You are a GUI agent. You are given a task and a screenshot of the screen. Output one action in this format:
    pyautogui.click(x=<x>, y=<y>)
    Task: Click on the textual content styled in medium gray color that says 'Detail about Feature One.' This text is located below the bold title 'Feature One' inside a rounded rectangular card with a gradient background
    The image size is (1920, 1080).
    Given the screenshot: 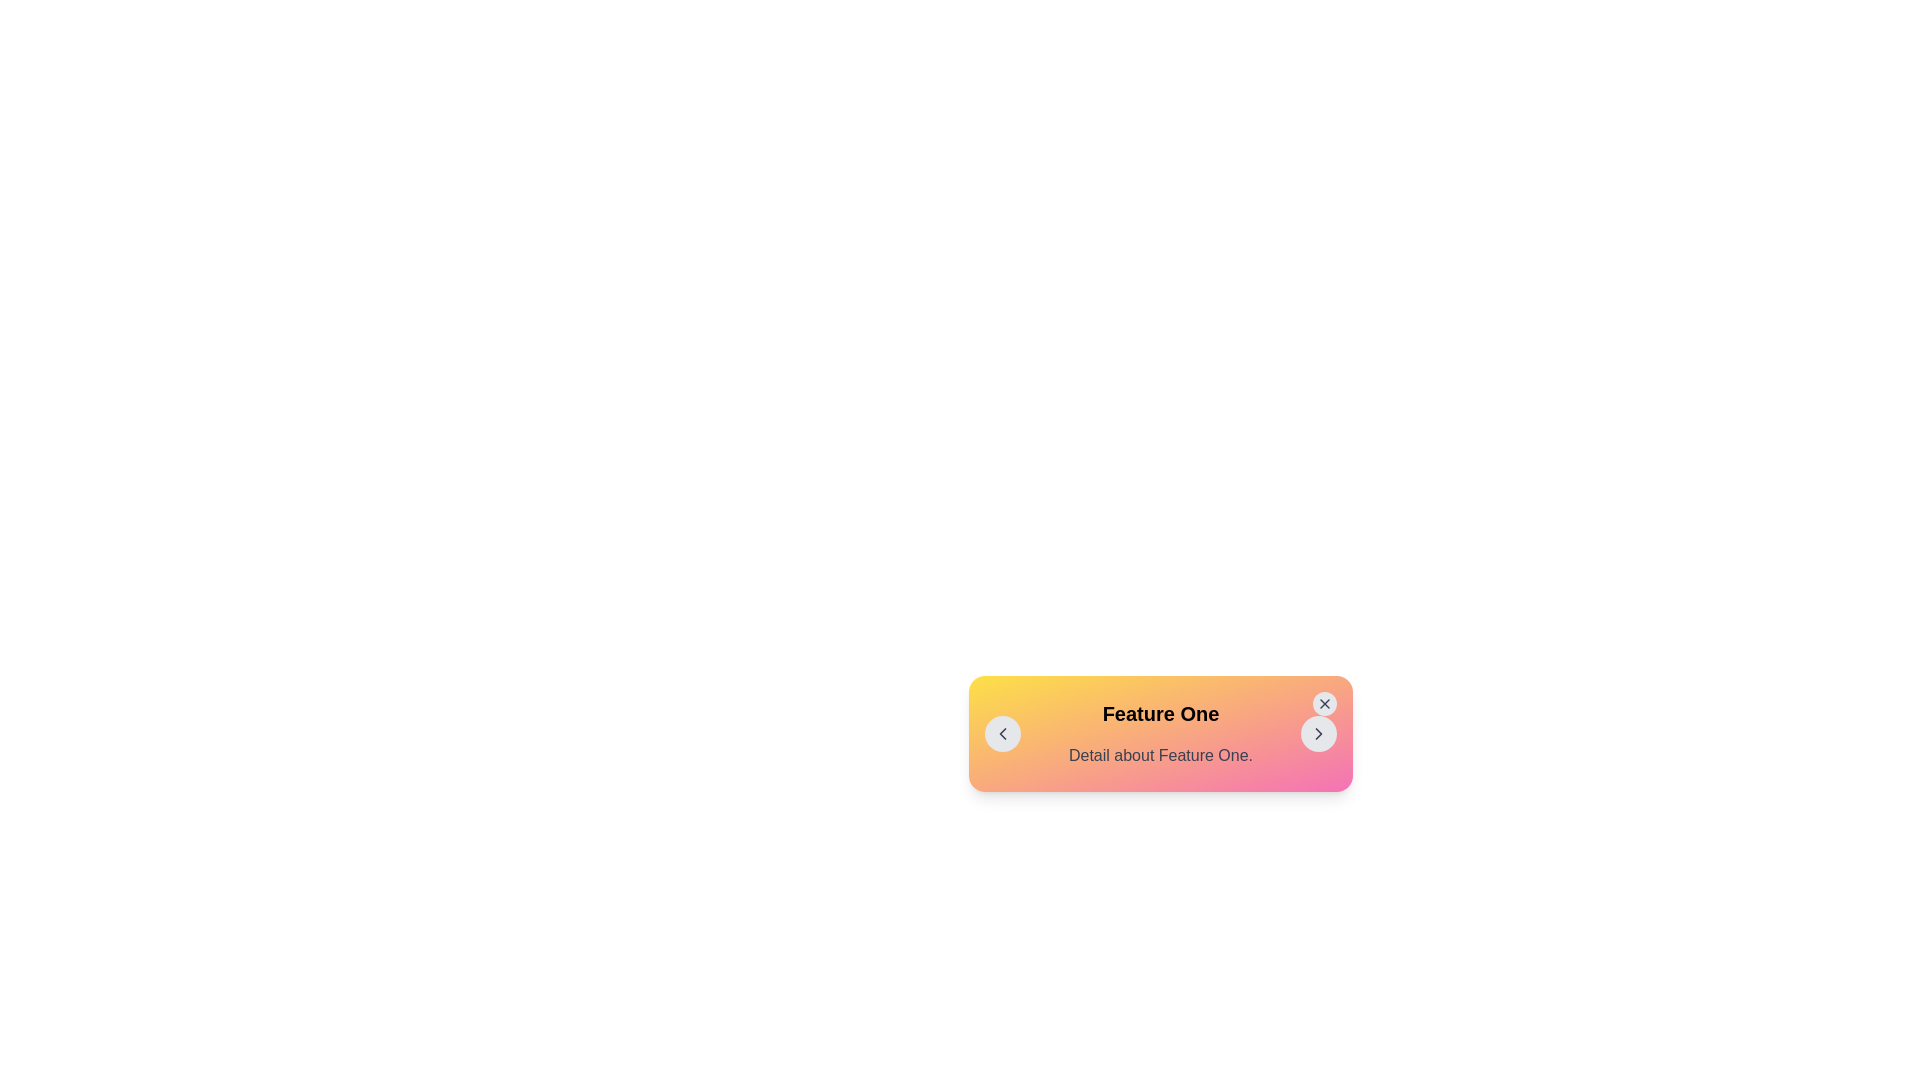 What is the action you would take?
    pyautogui.click(x=1161, y=756)
    